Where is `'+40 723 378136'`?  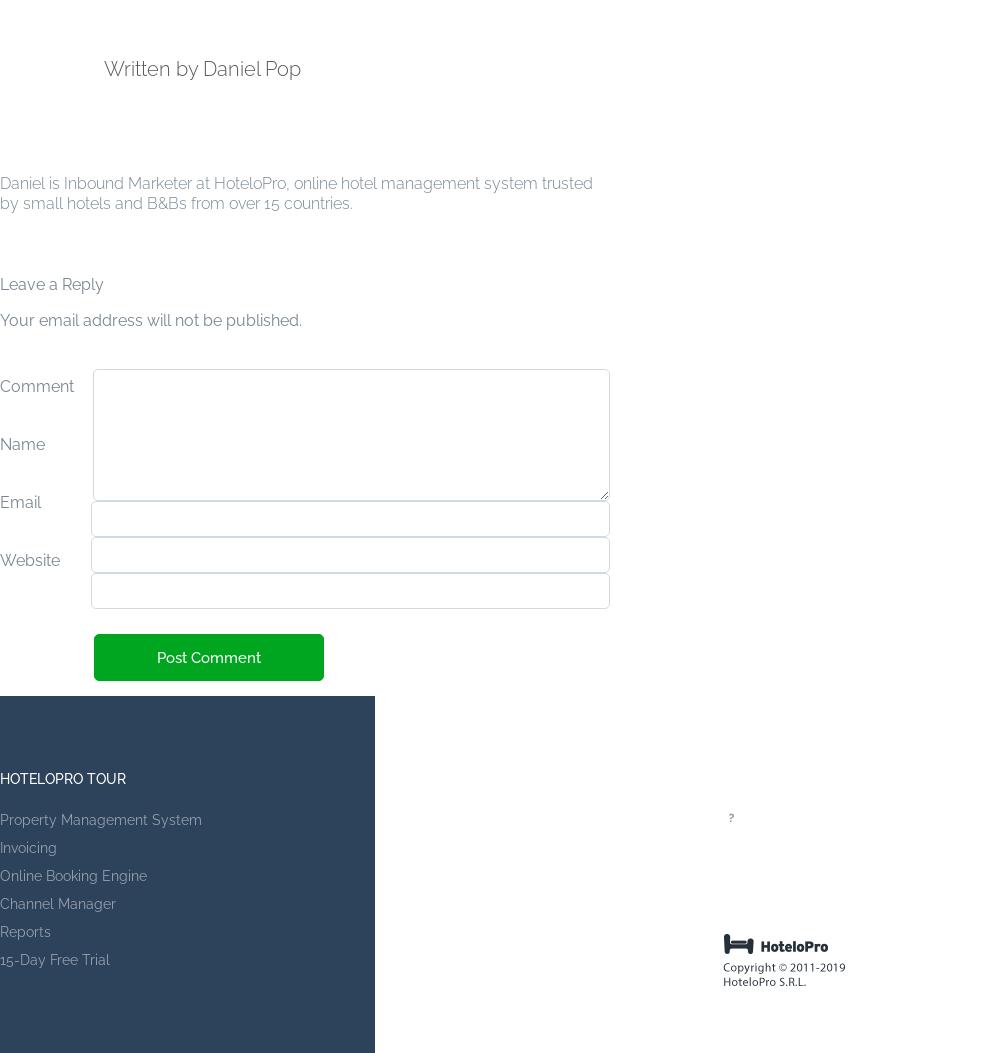 '+40 723 378136' is located at coordinates (789, 875).